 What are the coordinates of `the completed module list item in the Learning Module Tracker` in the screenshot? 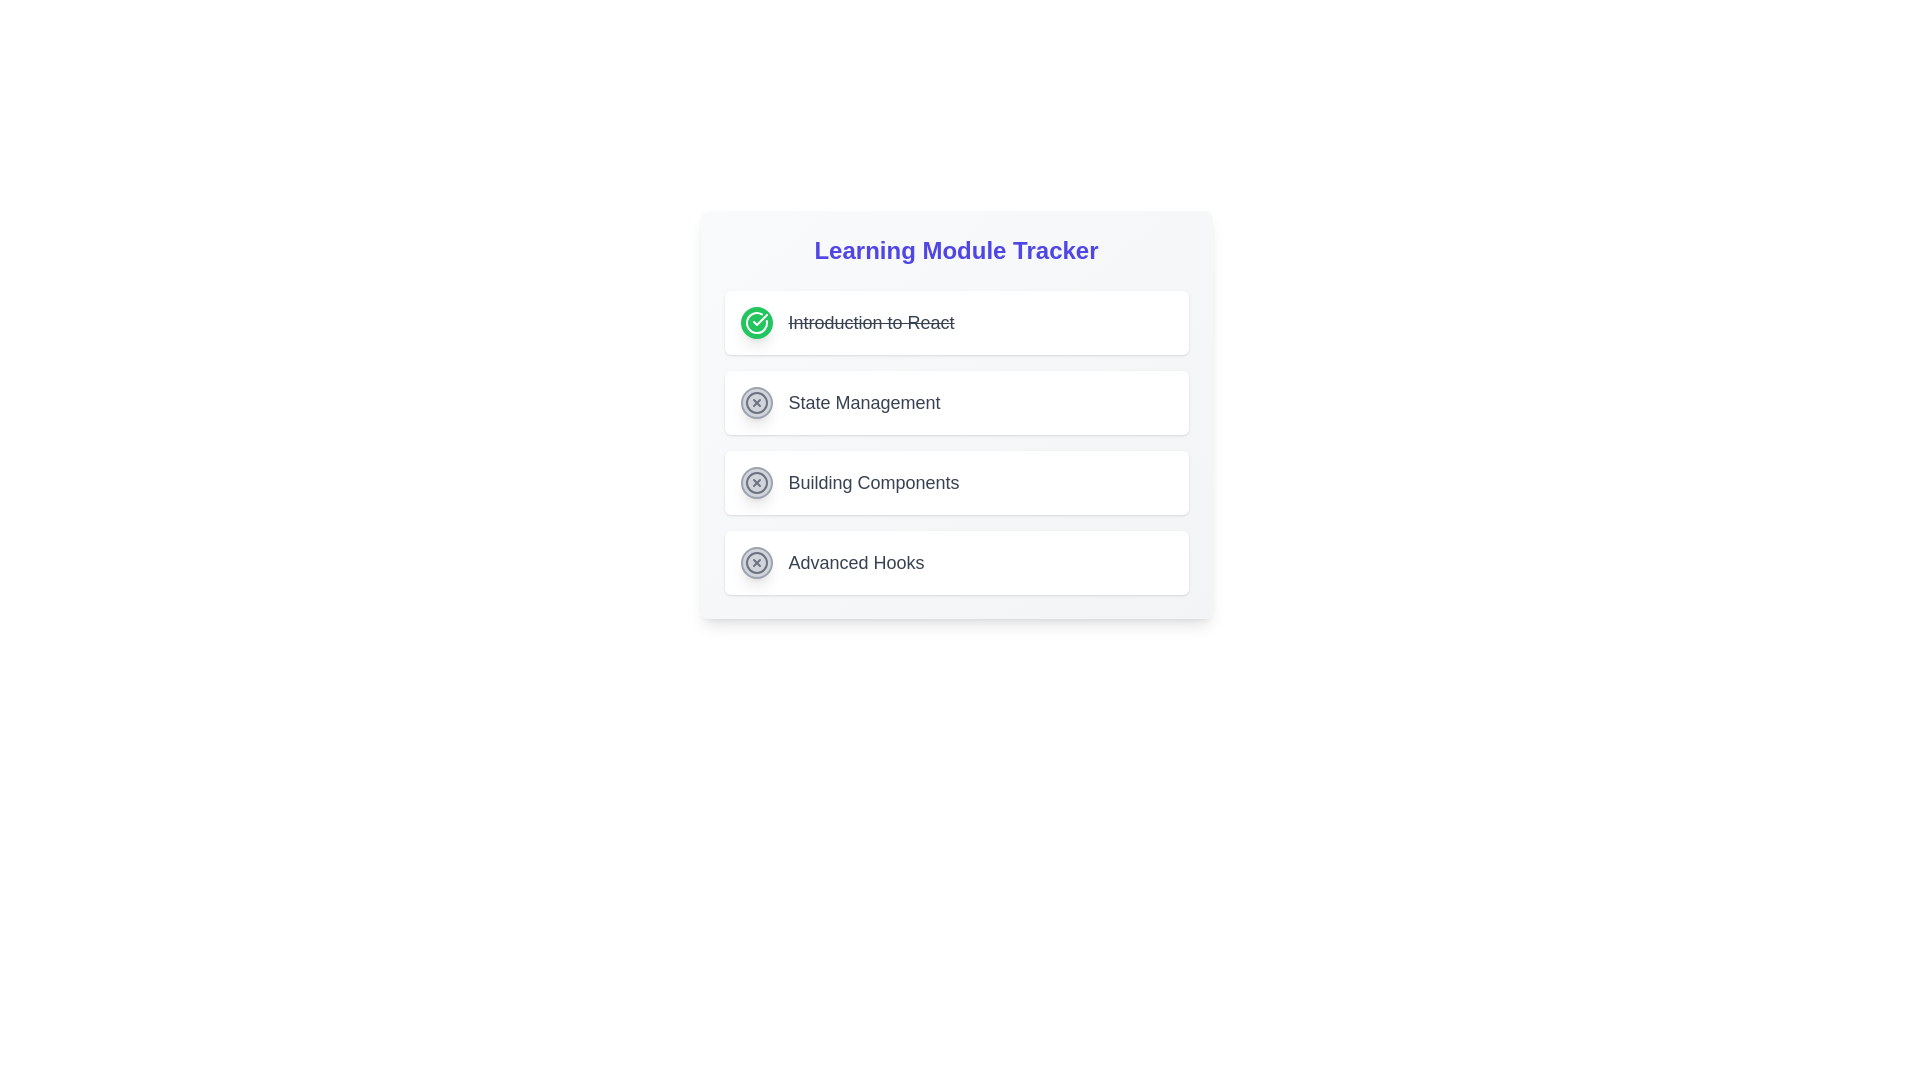 It's located at (955, 322).